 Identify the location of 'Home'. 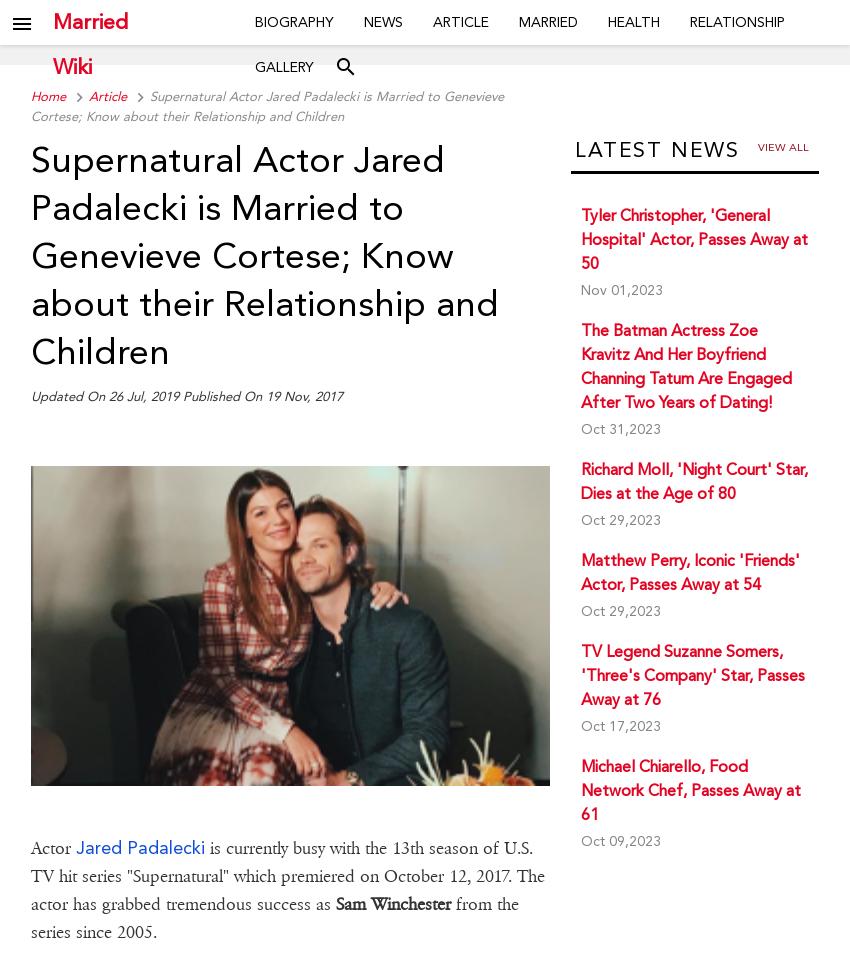
(47, 96).